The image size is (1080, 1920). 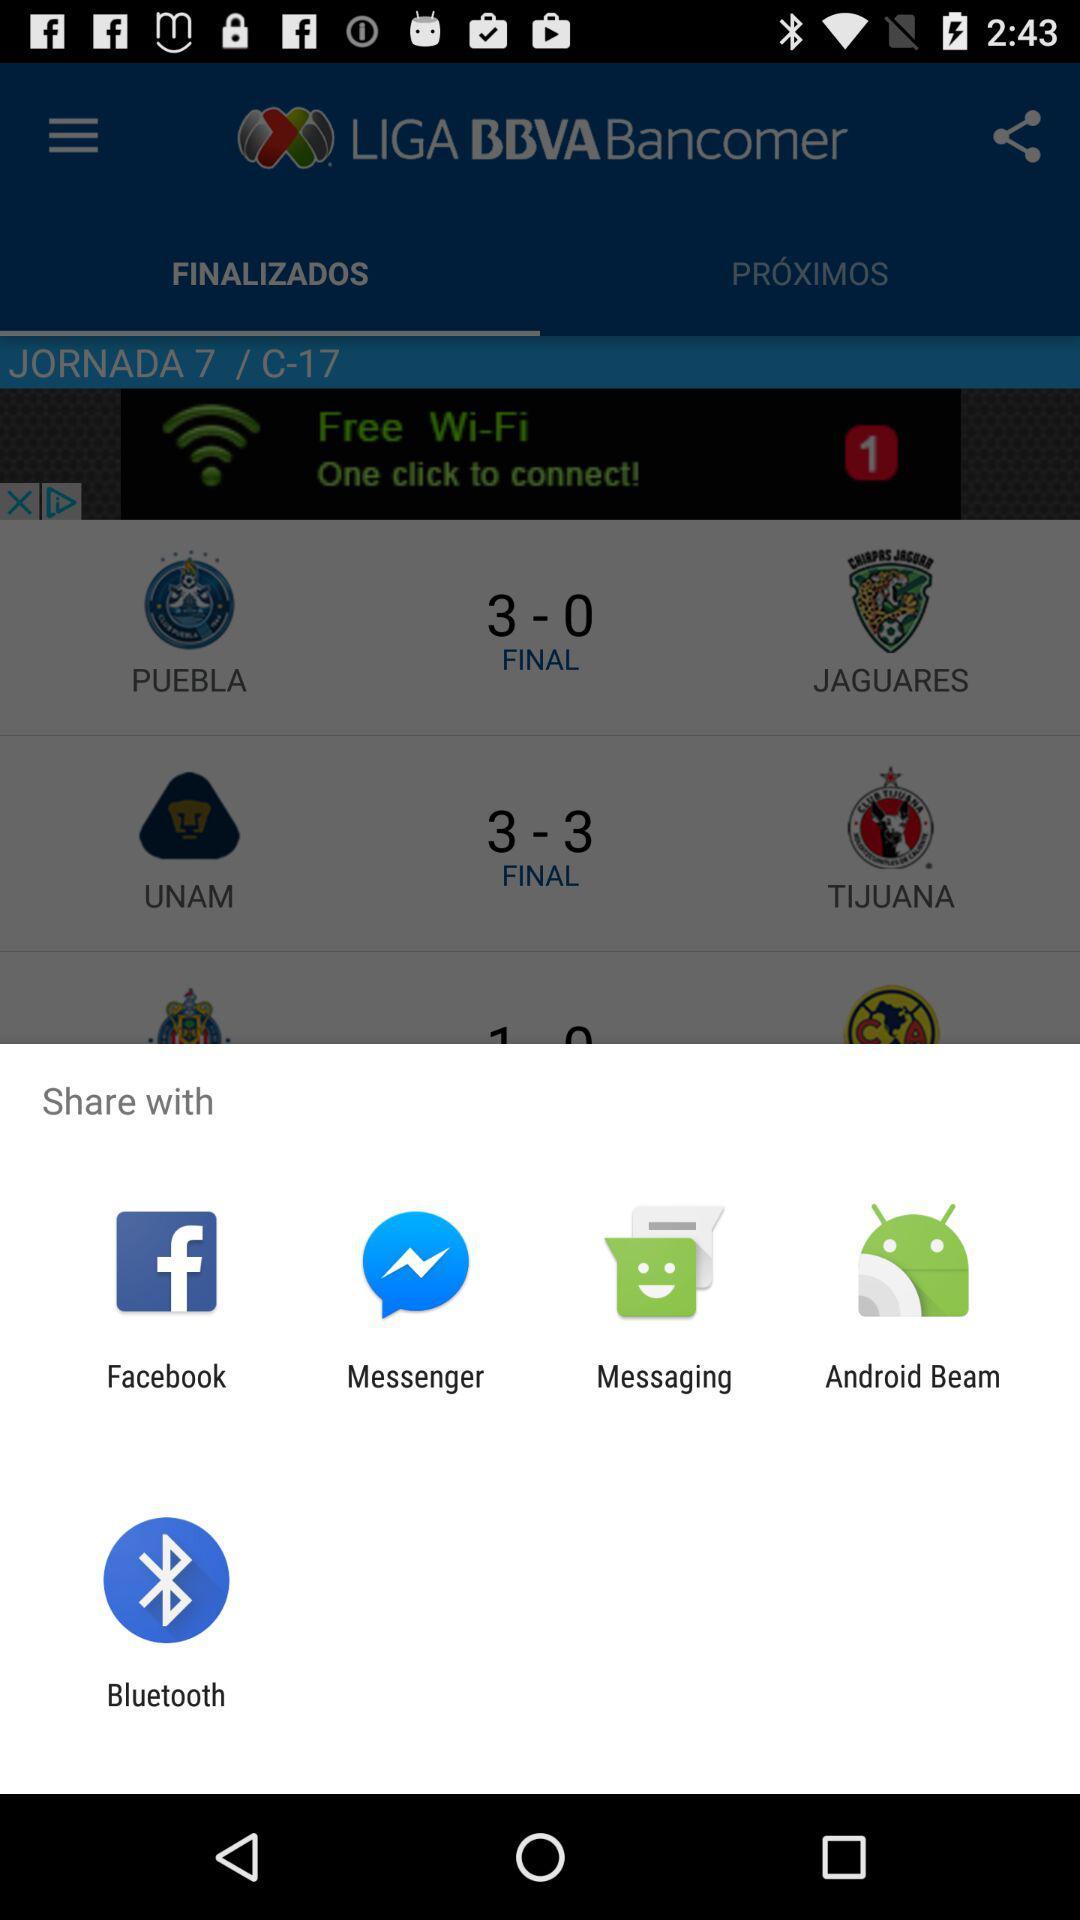 I want to click on the icon next to the messenger app, so click(x=664, y=1392).